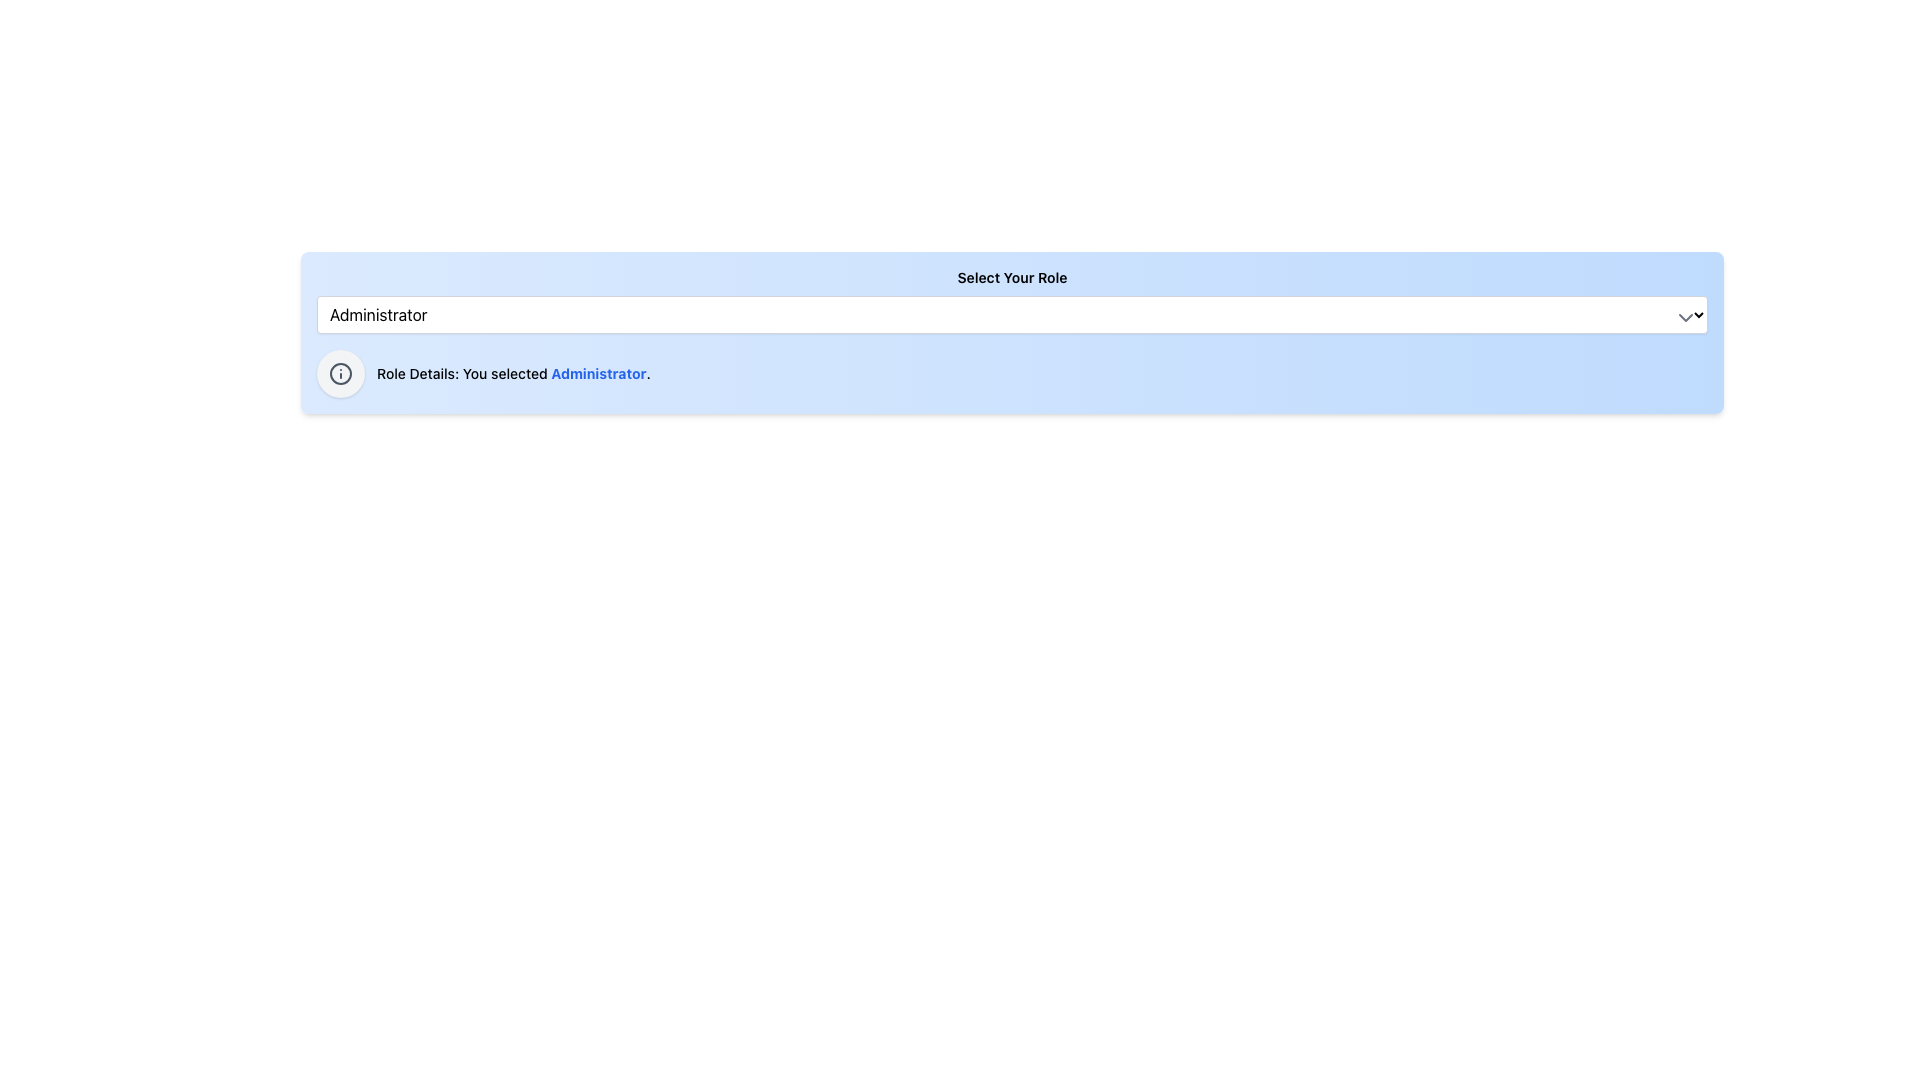  What do you see at coordinates (598, 373) in the screenshot?
I see `the Text Label that displays the currently selected user role, located near the bottom-left corner of the visible area` at bounding box center [598, 373].